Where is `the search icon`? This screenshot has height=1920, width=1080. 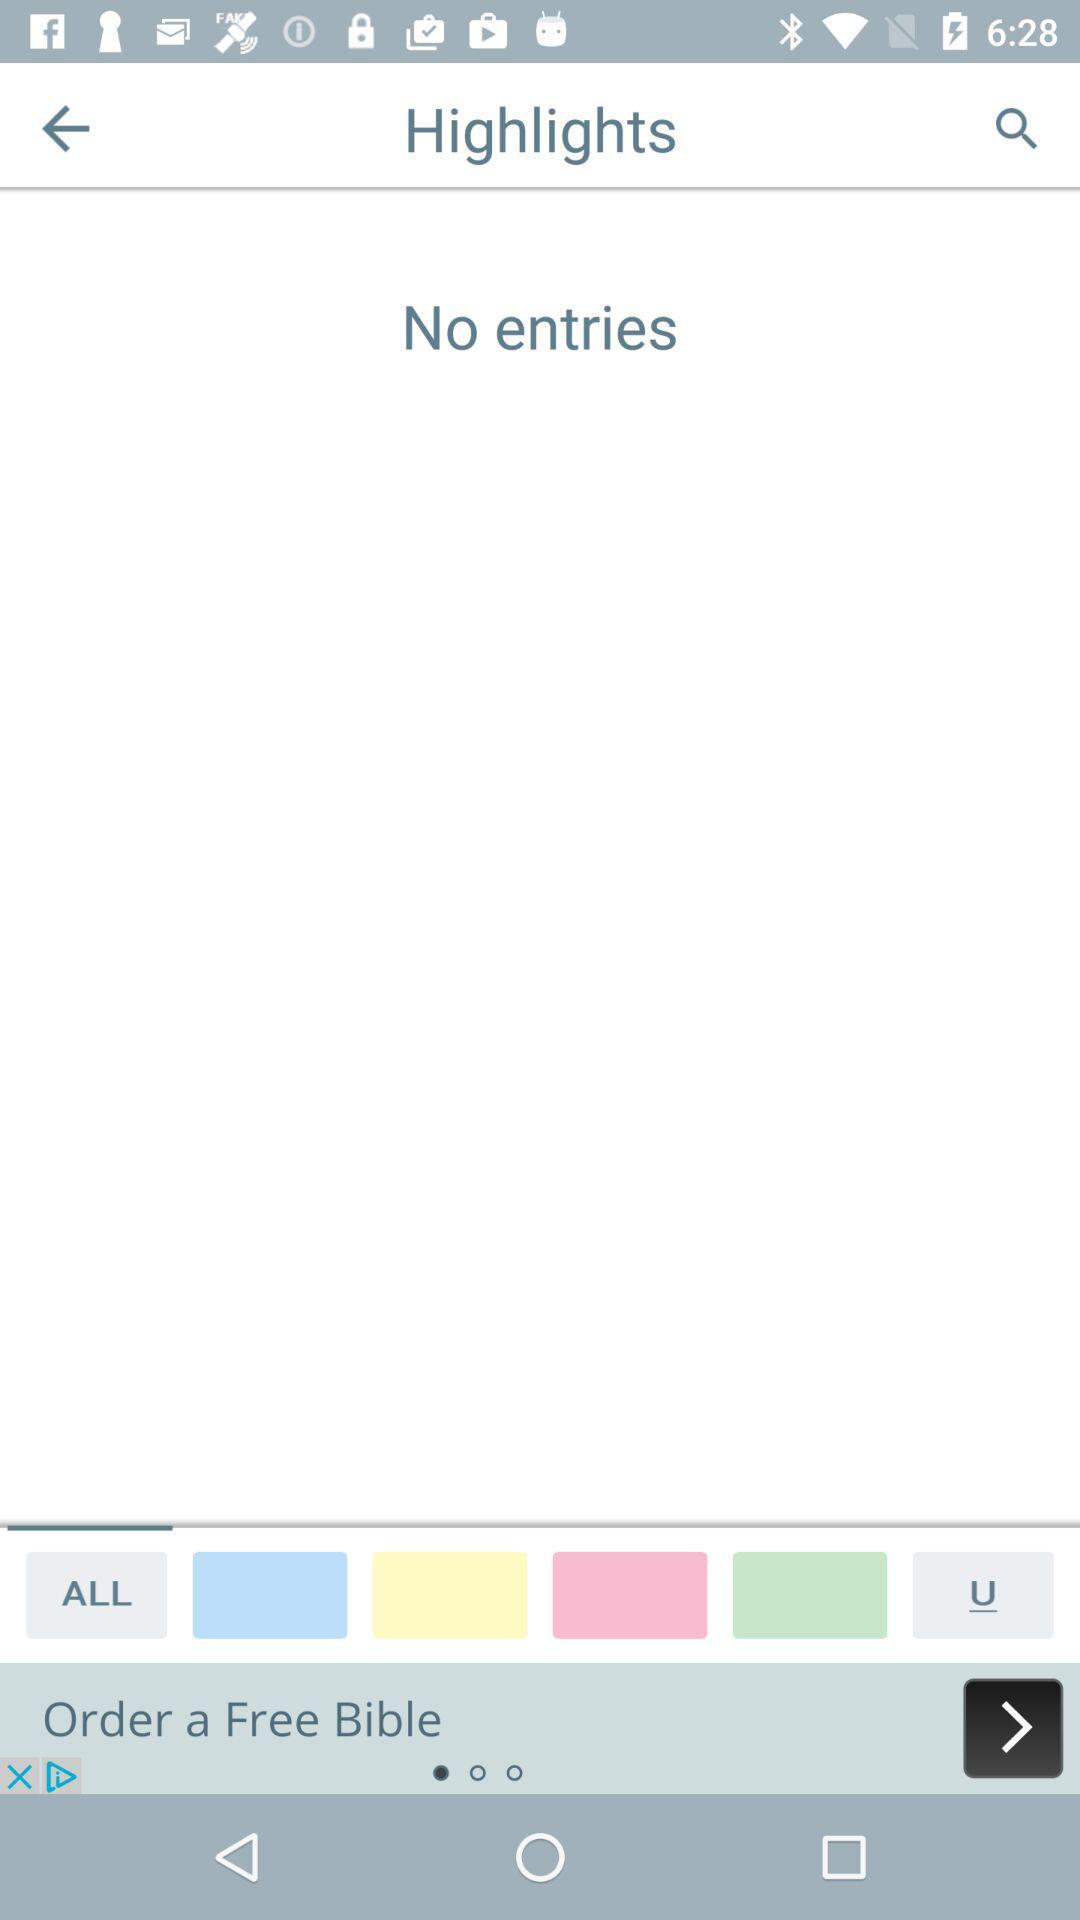 the search icon is located at coordinates (1015, 127).